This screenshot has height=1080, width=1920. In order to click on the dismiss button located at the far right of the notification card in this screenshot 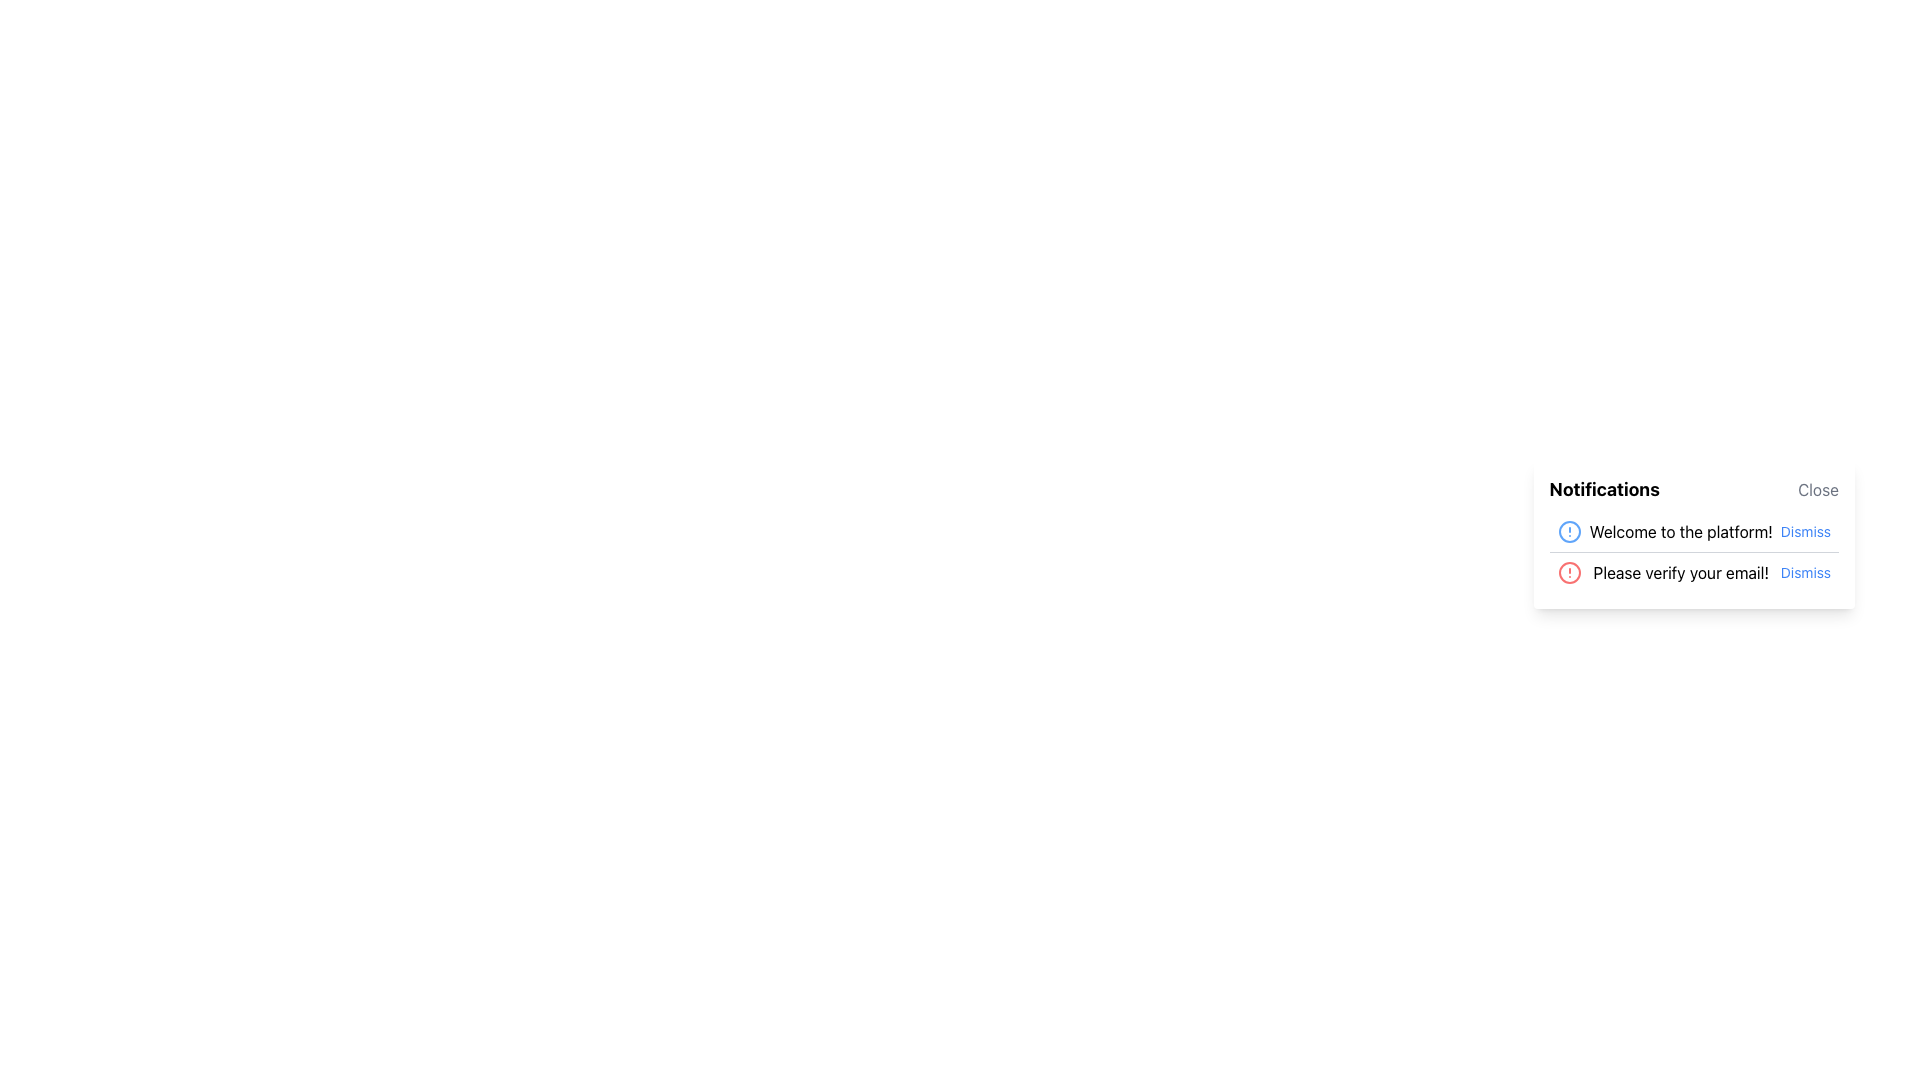, I will do `click(1805, 573)`.